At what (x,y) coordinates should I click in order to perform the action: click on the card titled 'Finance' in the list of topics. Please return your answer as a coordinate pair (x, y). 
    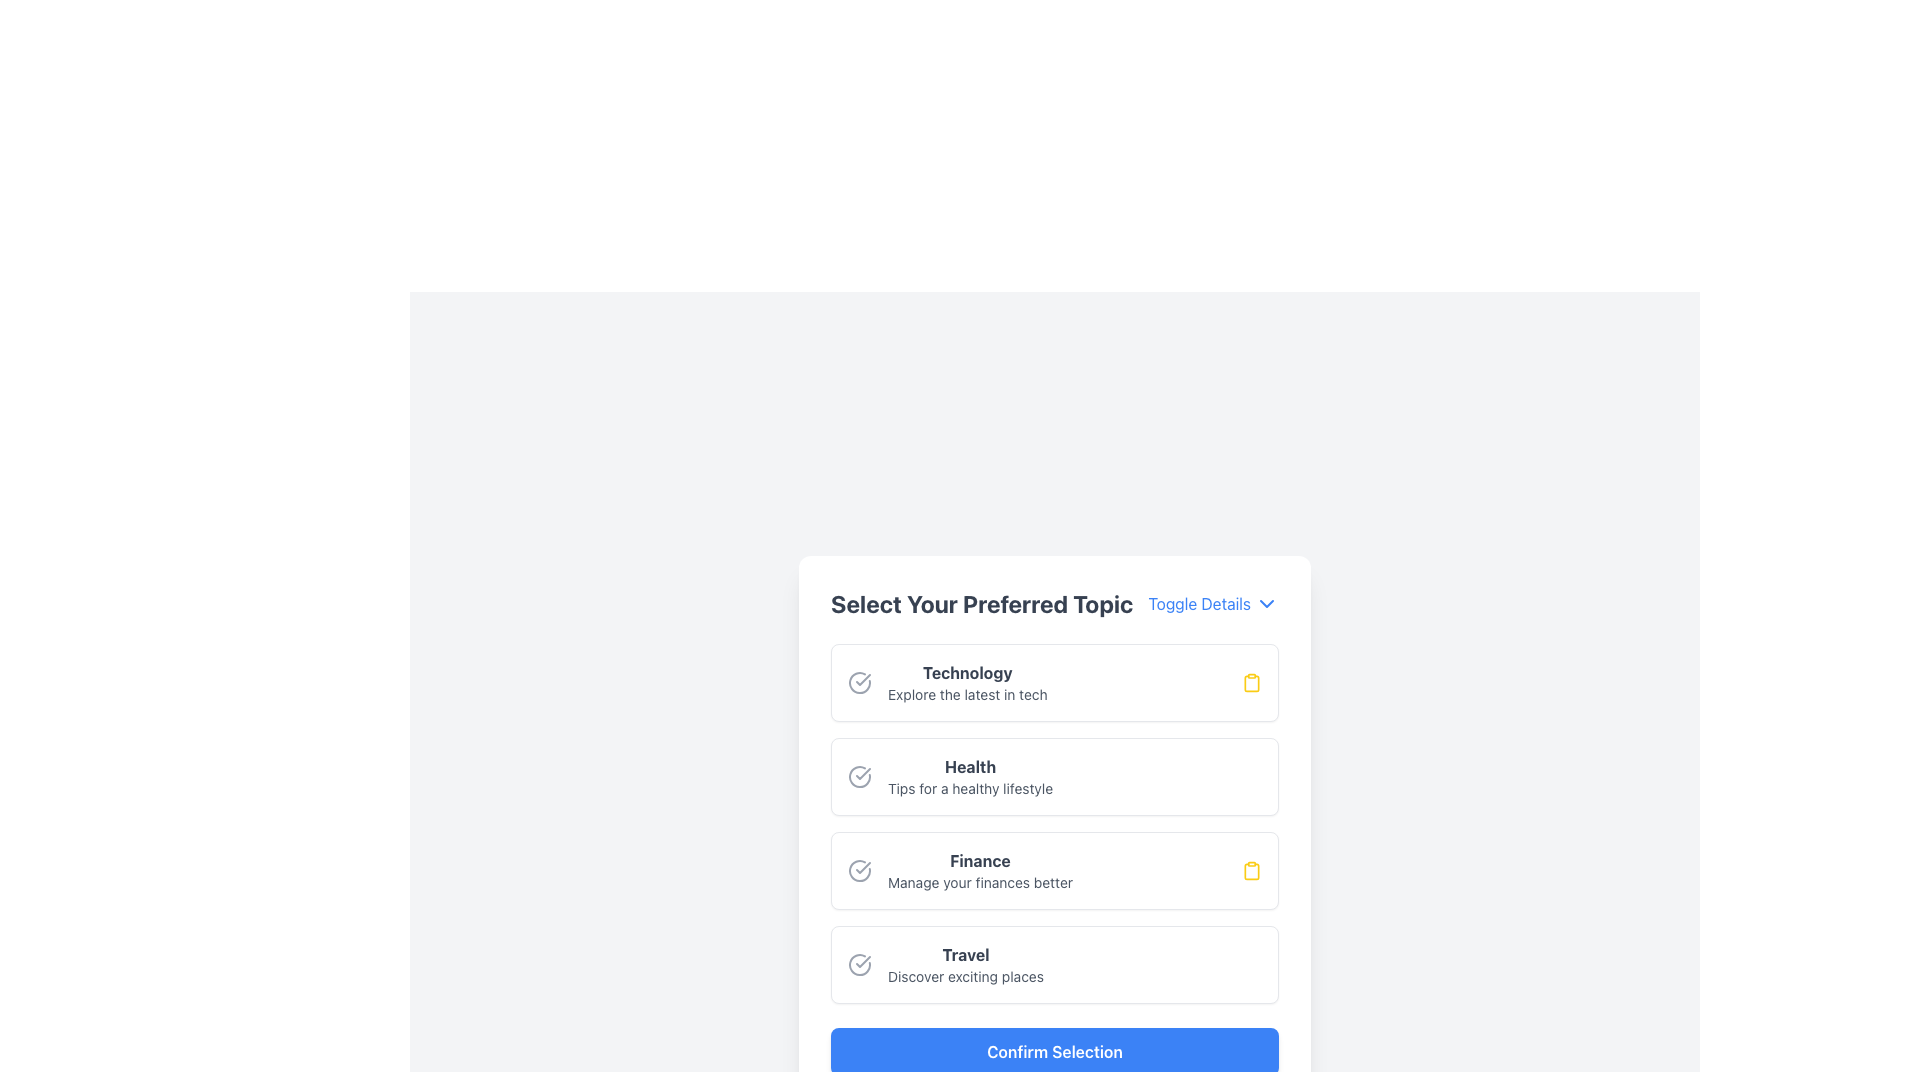
    Looking at the image, I should click on (1054, 870).